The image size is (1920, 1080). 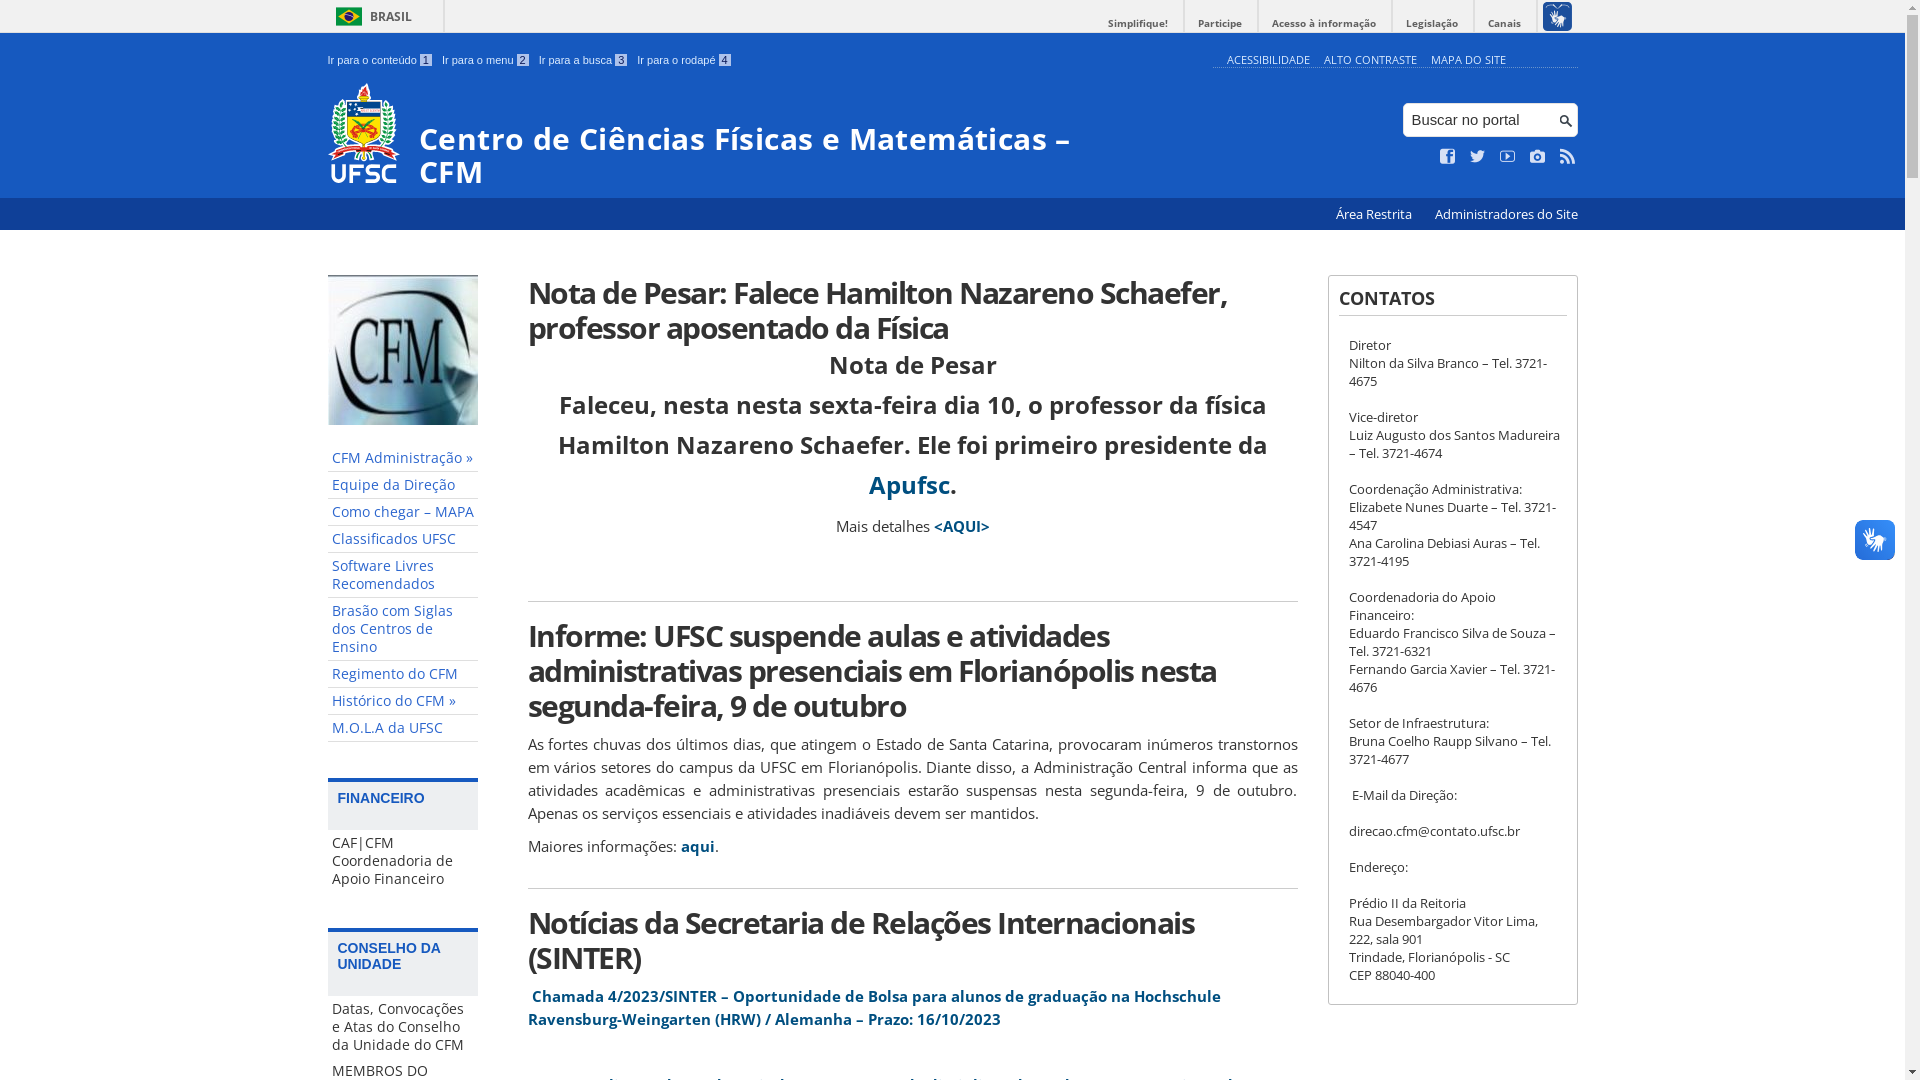 What do you see at coordinates (1478, 156) in the screenshot?
I see `'Siga no Twitter'` at bounding box center [1478, 156].